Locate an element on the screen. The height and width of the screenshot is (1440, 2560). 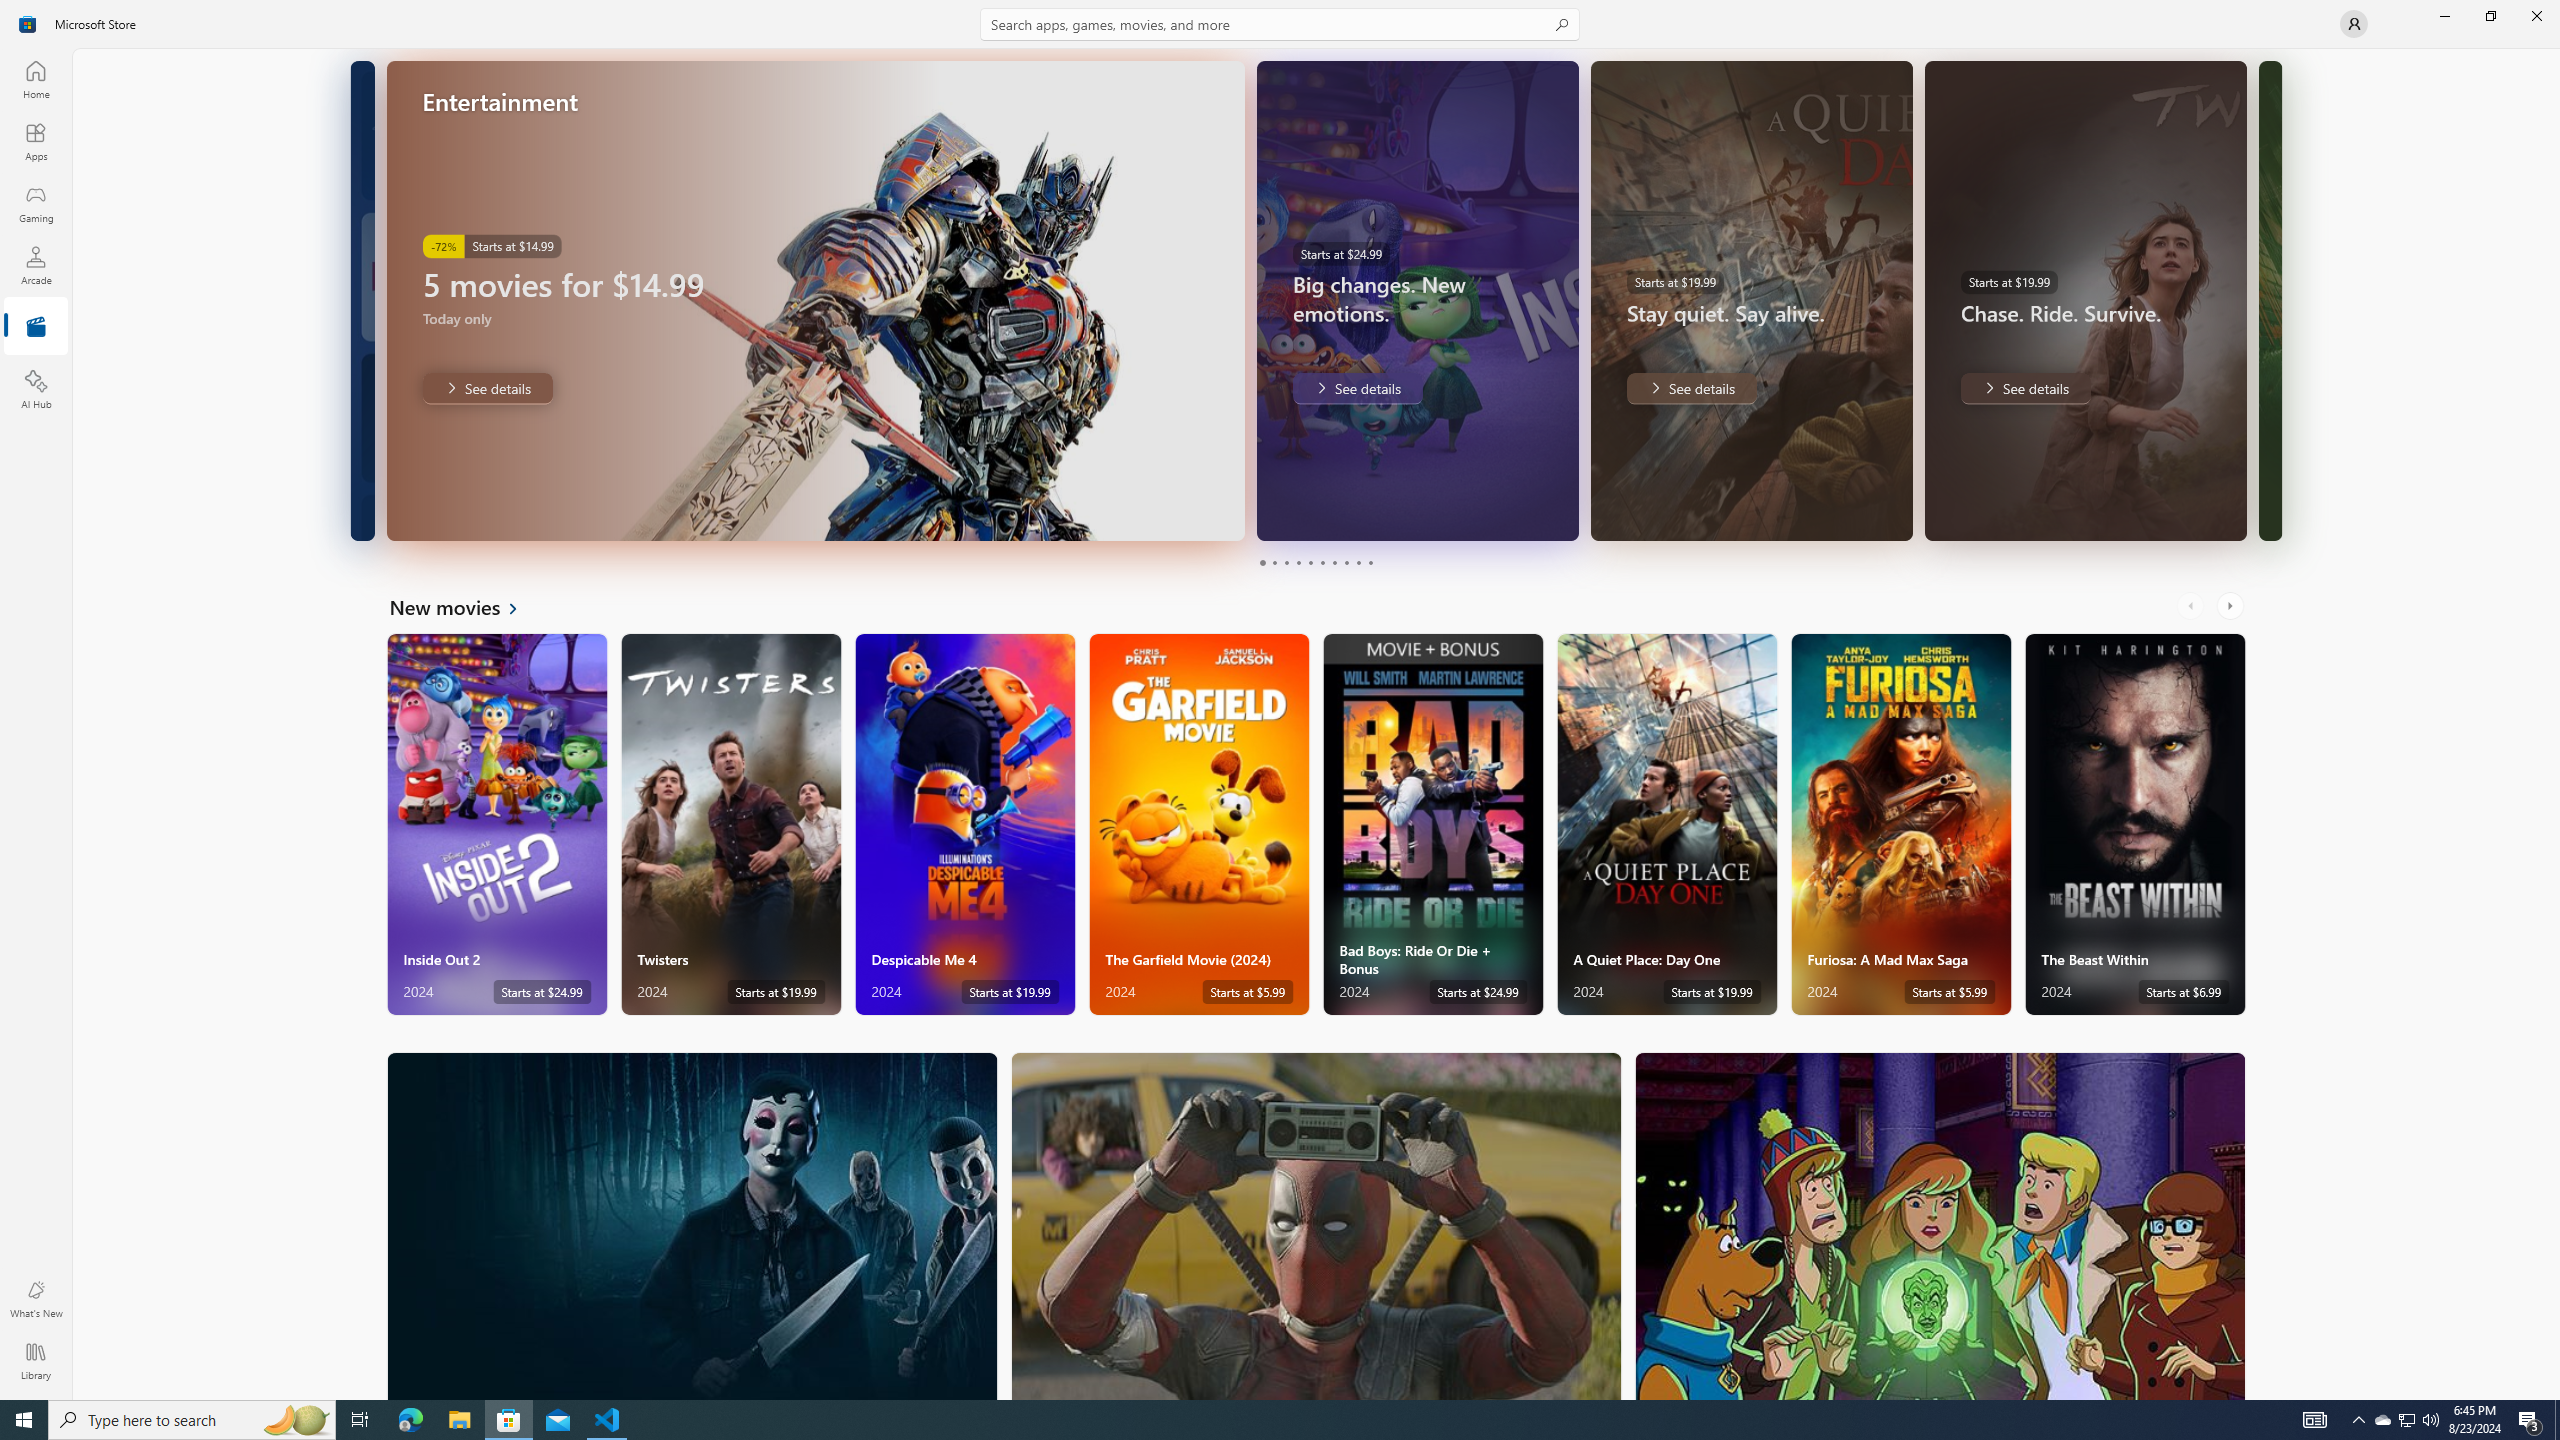
'Apps' is located at coordinates (34, 141).